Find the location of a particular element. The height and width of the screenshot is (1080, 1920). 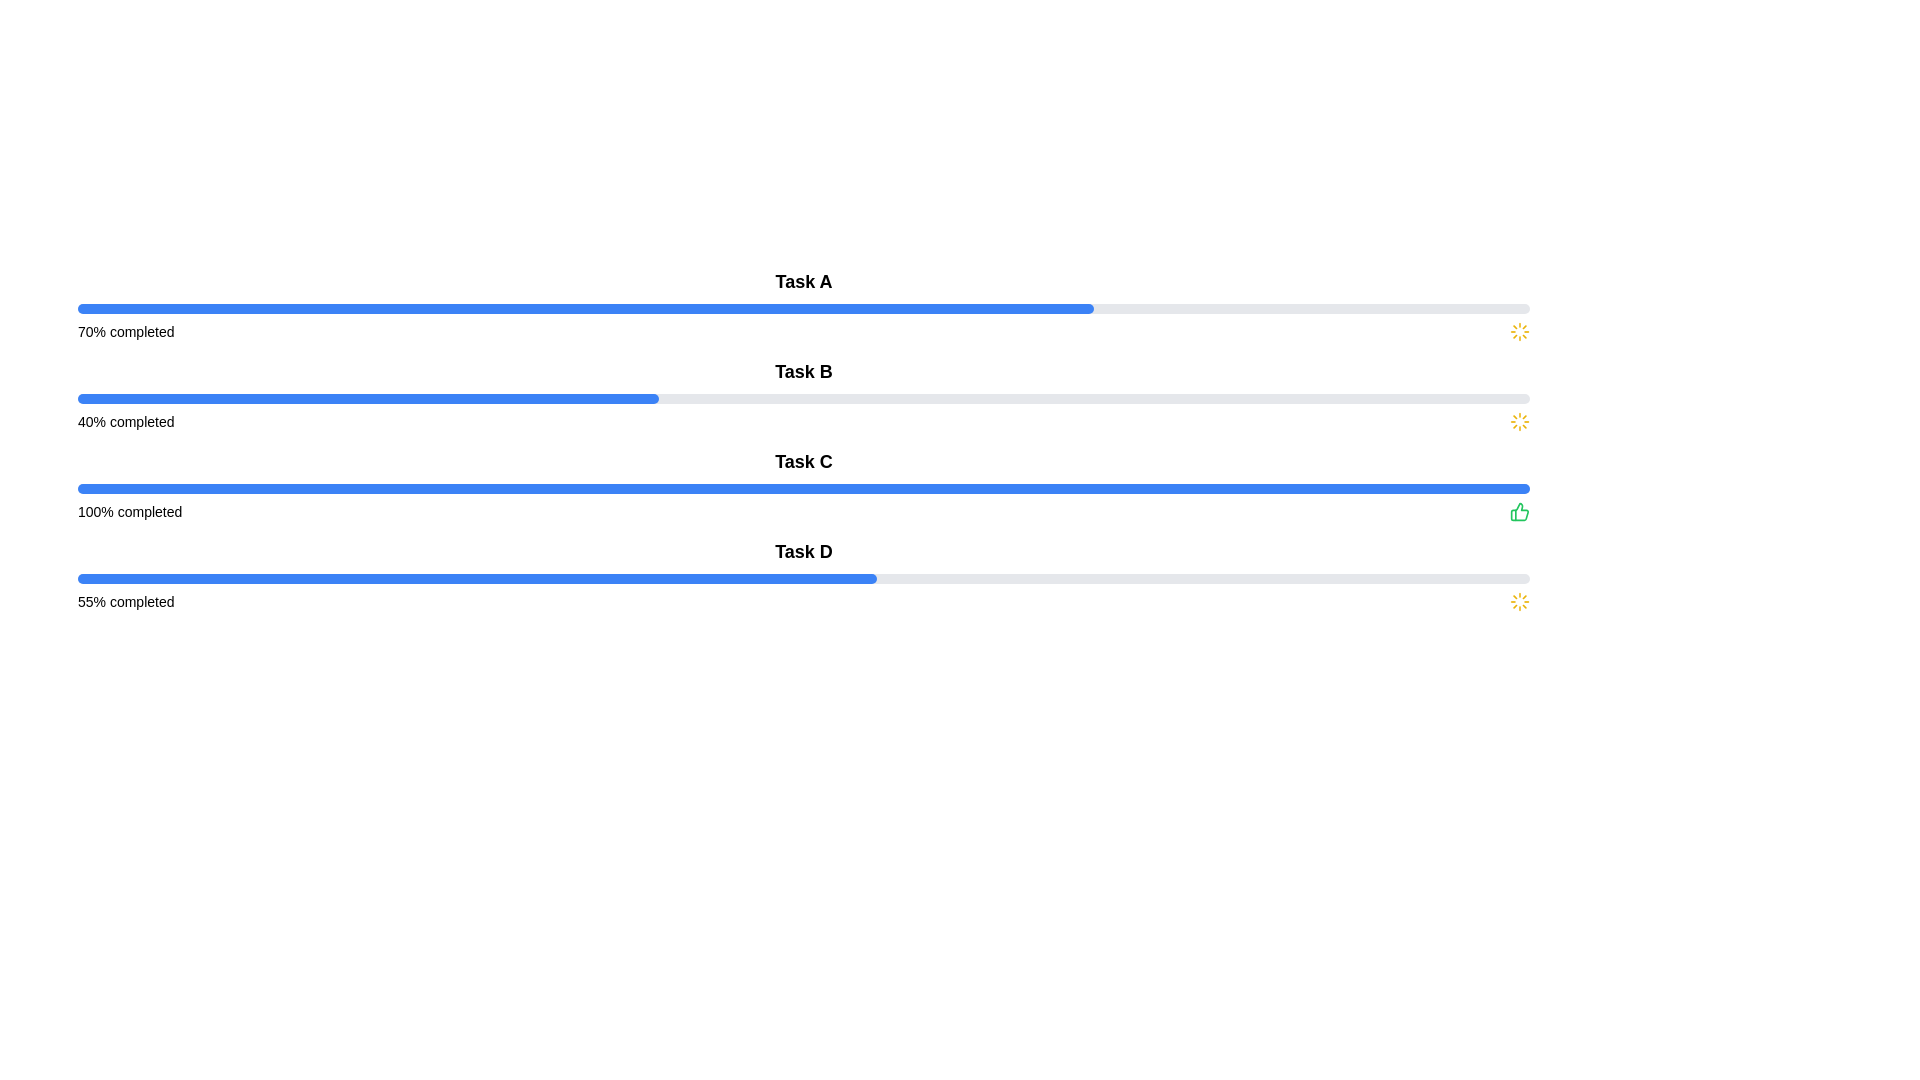

the progress visually of the first progress bar indicating 'Task A' completion at 70% is located at coordinates (804, 304).